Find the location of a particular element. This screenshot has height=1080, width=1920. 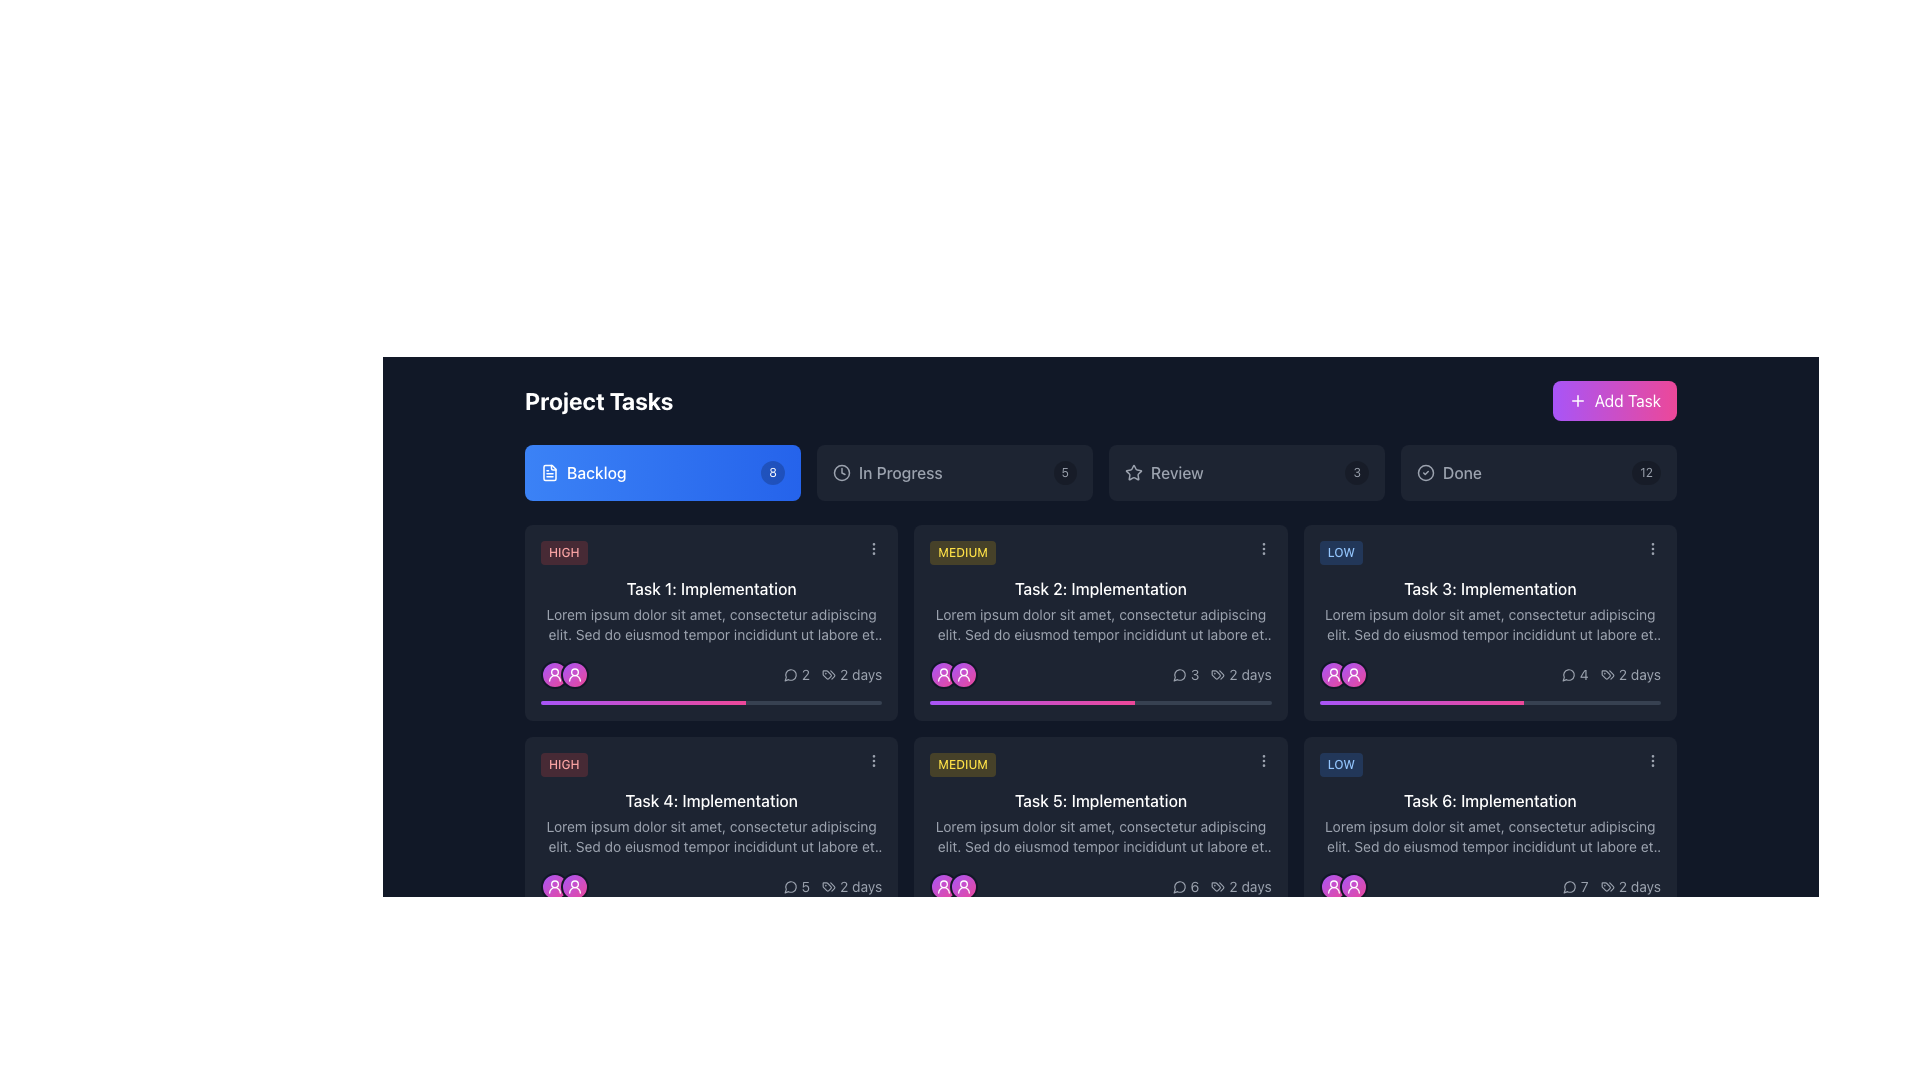

the small rectangular badge with a red background and light red text saying 'HIGH', located in the top-left corner of the card labeled 'Task 4: Implementation' is located at coordinates (711, 764).